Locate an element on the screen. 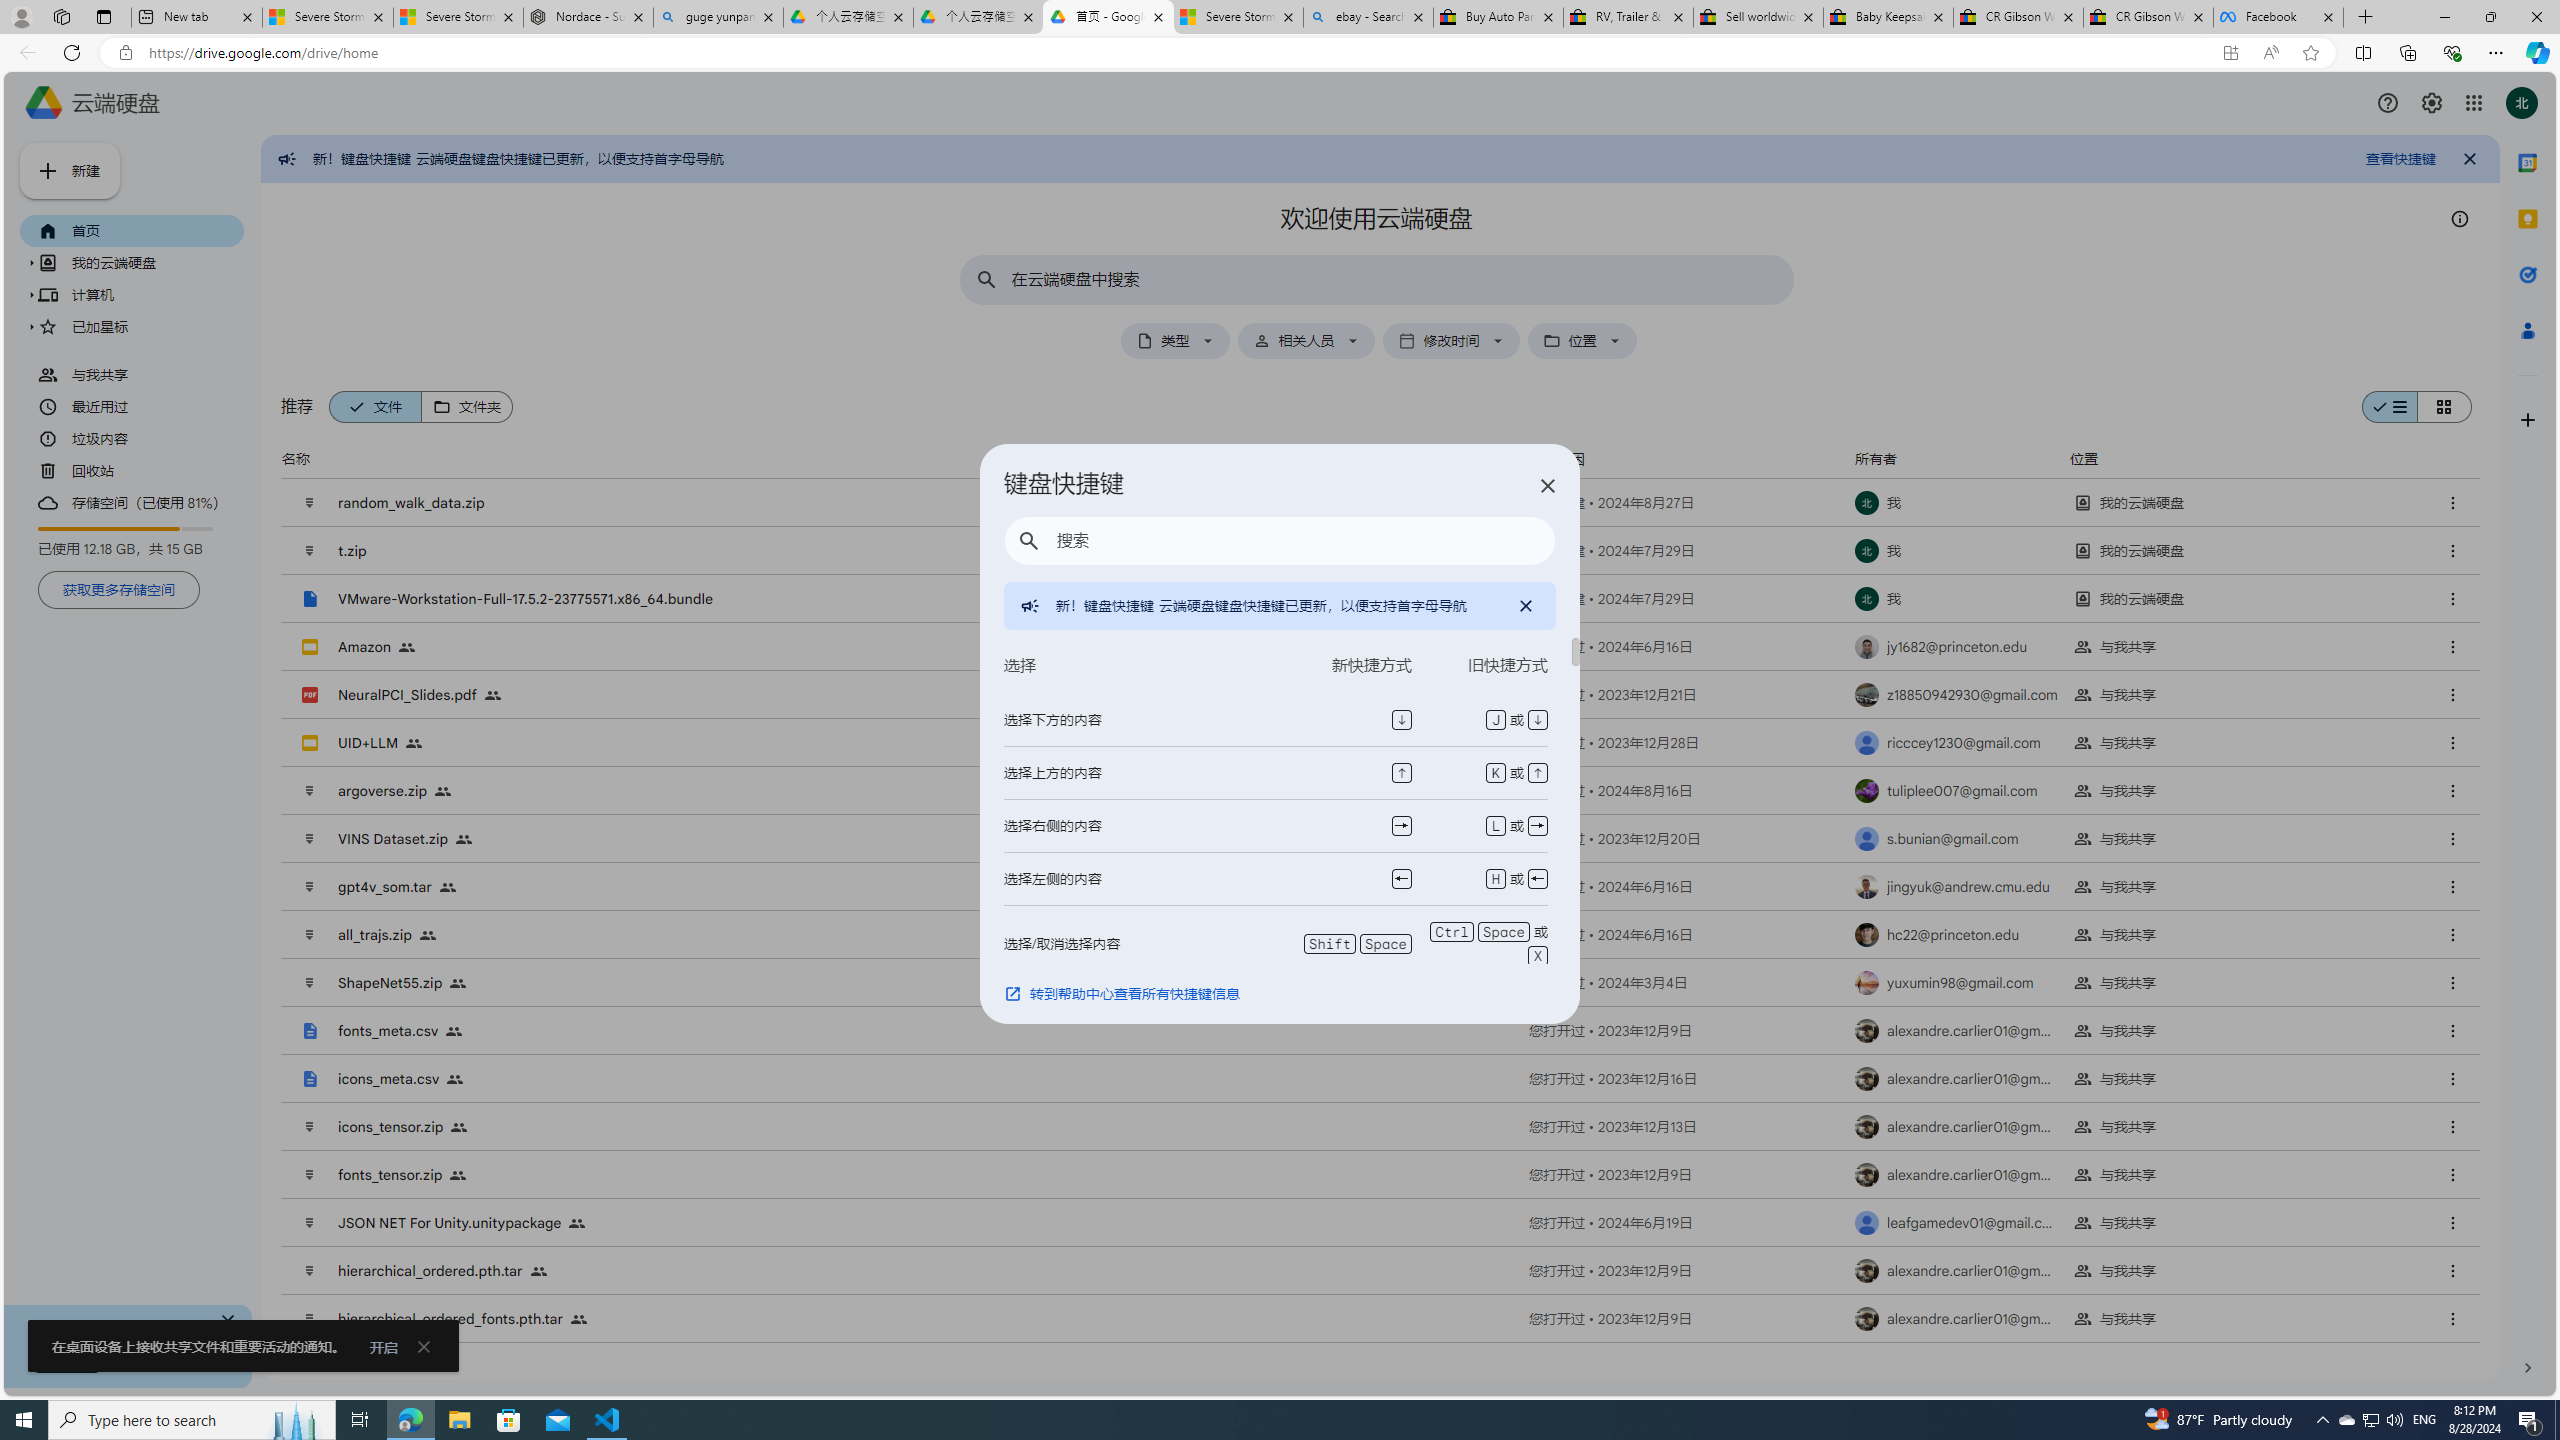 This screenshot has width=2560, height=1440. 'Nordace - Summer Adventures 2024' is located at coordinates (587, 16).